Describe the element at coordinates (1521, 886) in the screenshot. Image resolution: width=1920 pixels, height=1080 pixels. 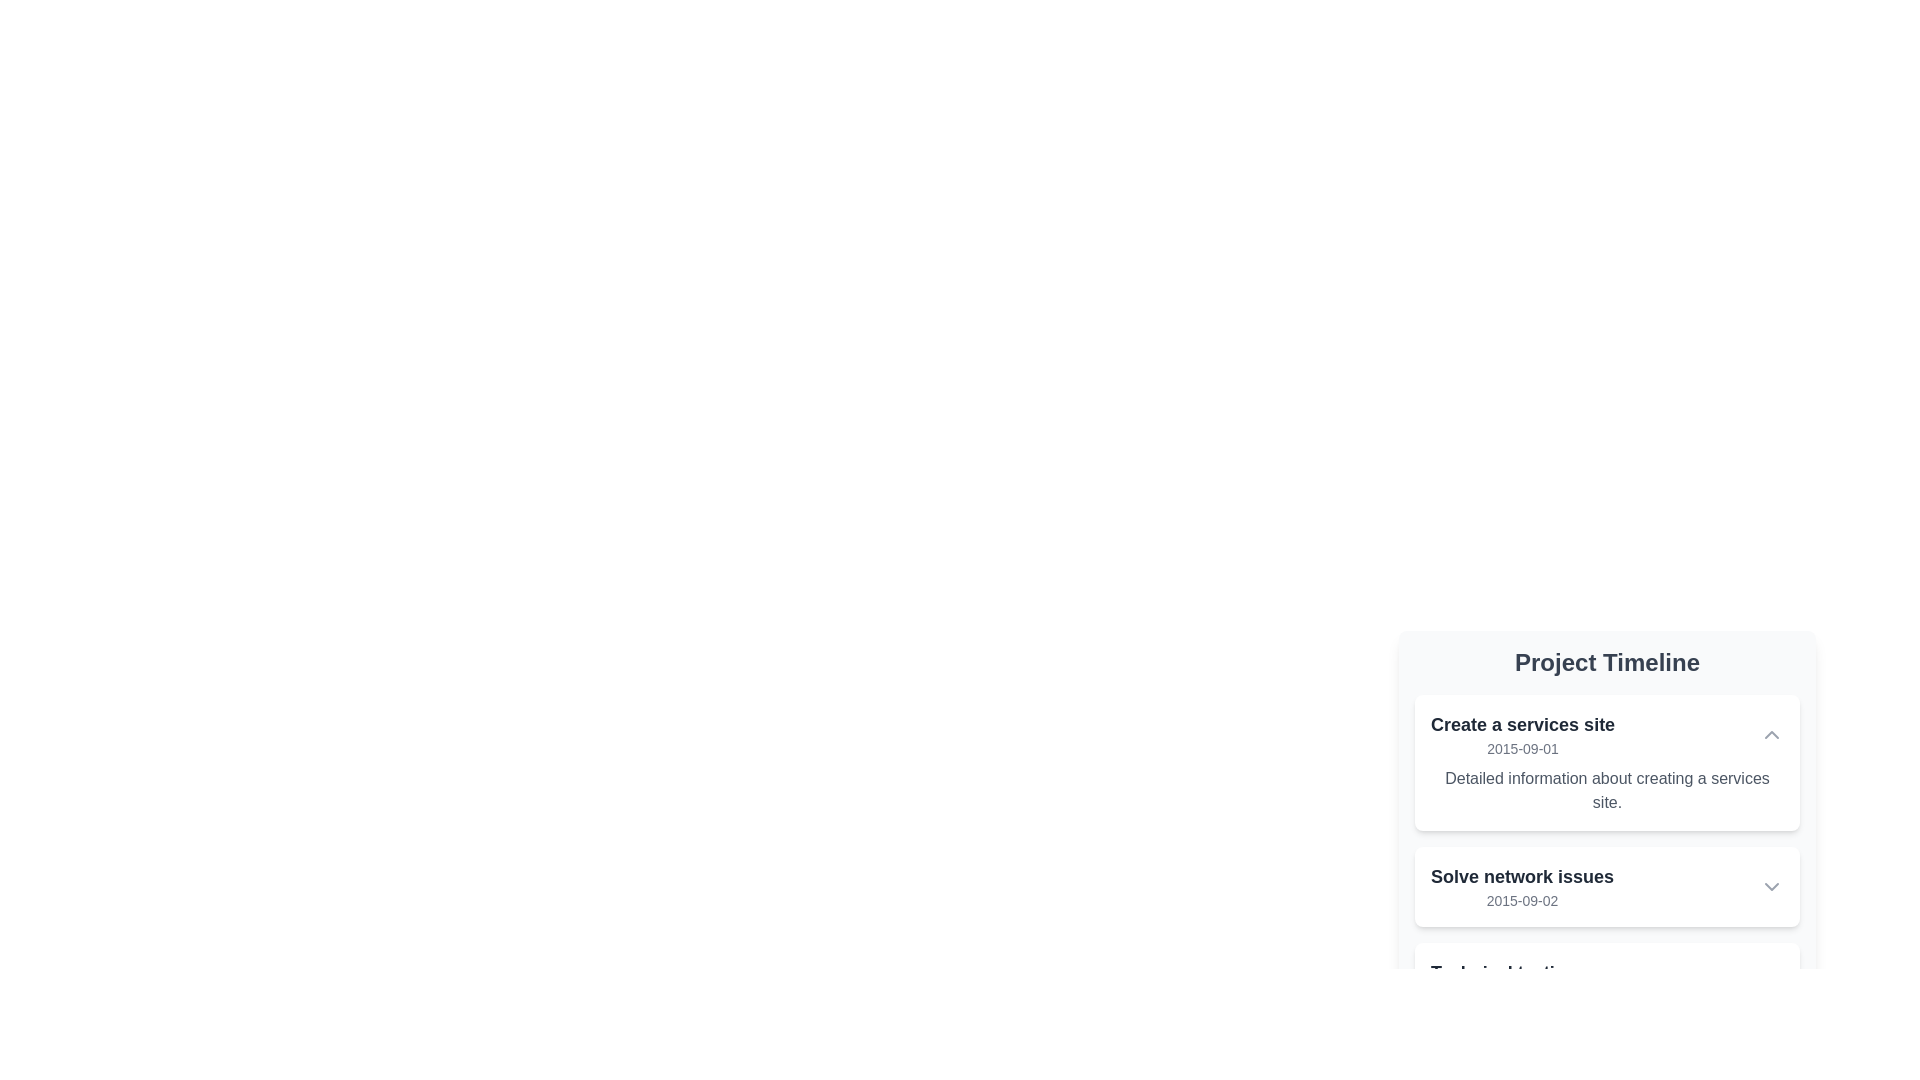
I see `the Text Component displaying 'Solve network issues' and '2015-09-02' within the Project Timeline list` at that location.